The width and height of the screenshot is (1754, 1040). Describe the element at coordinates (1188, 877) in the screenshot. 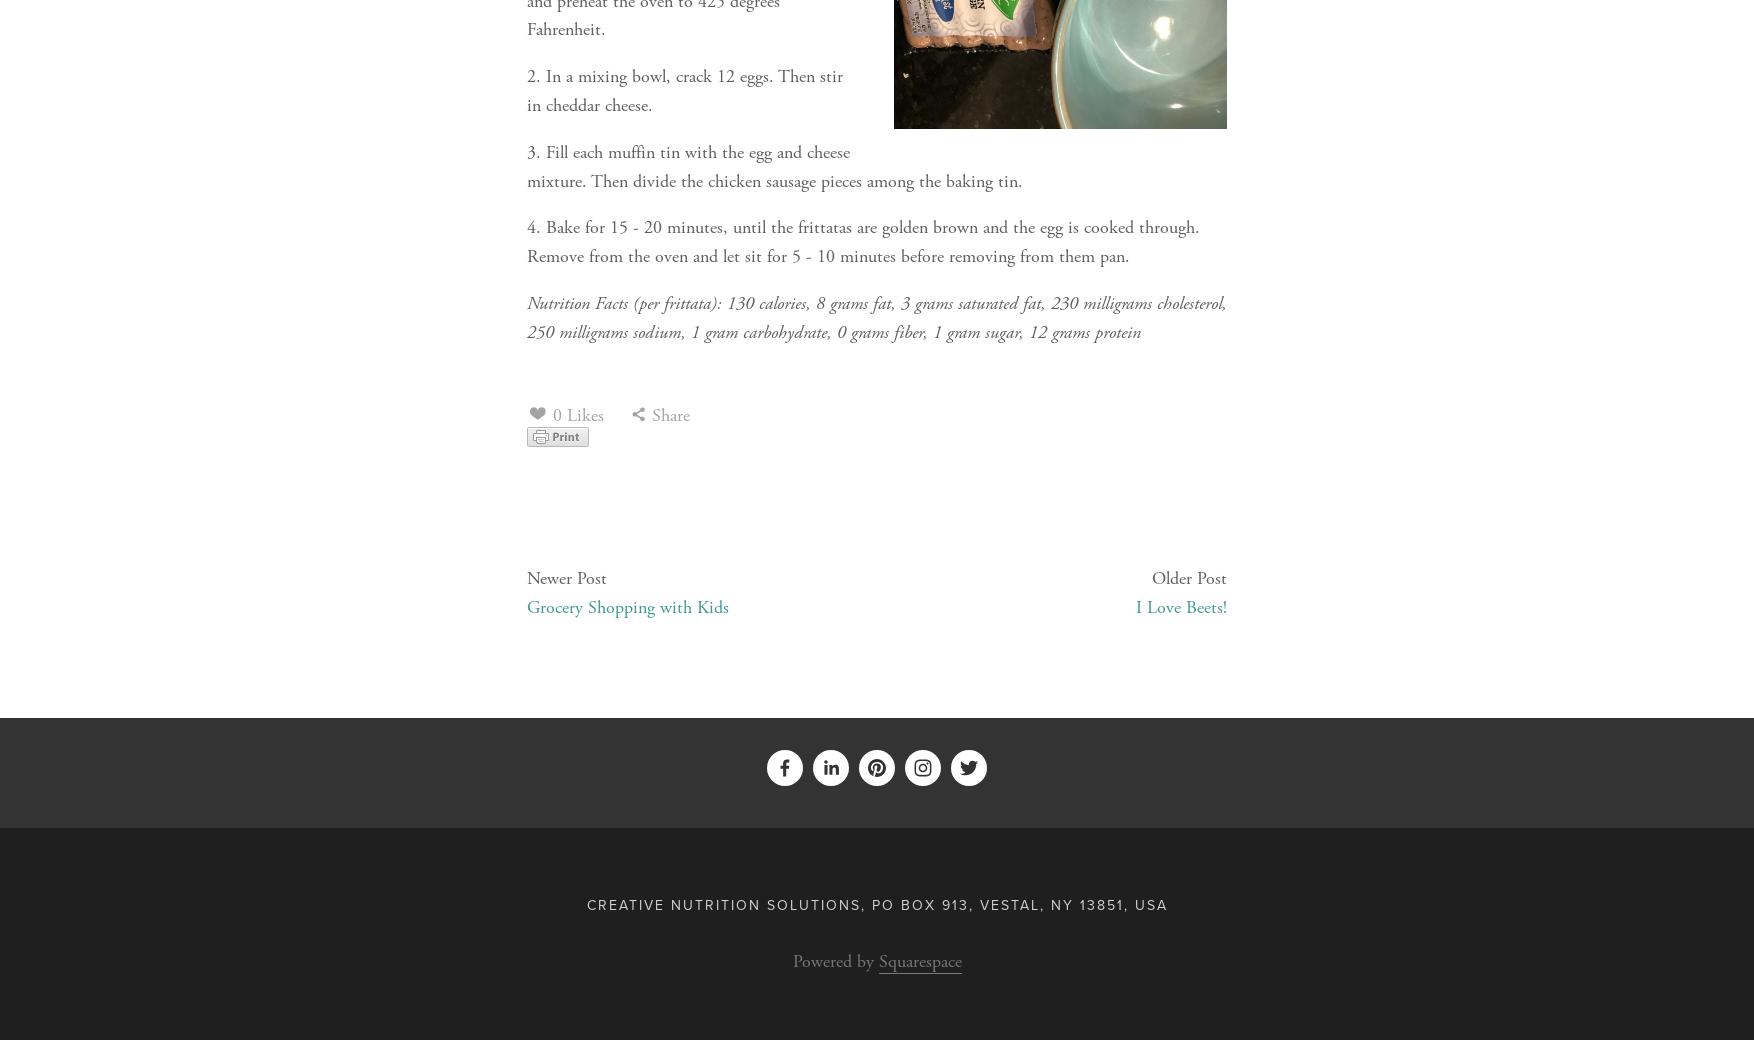

I see `'Older Post'` at that location.